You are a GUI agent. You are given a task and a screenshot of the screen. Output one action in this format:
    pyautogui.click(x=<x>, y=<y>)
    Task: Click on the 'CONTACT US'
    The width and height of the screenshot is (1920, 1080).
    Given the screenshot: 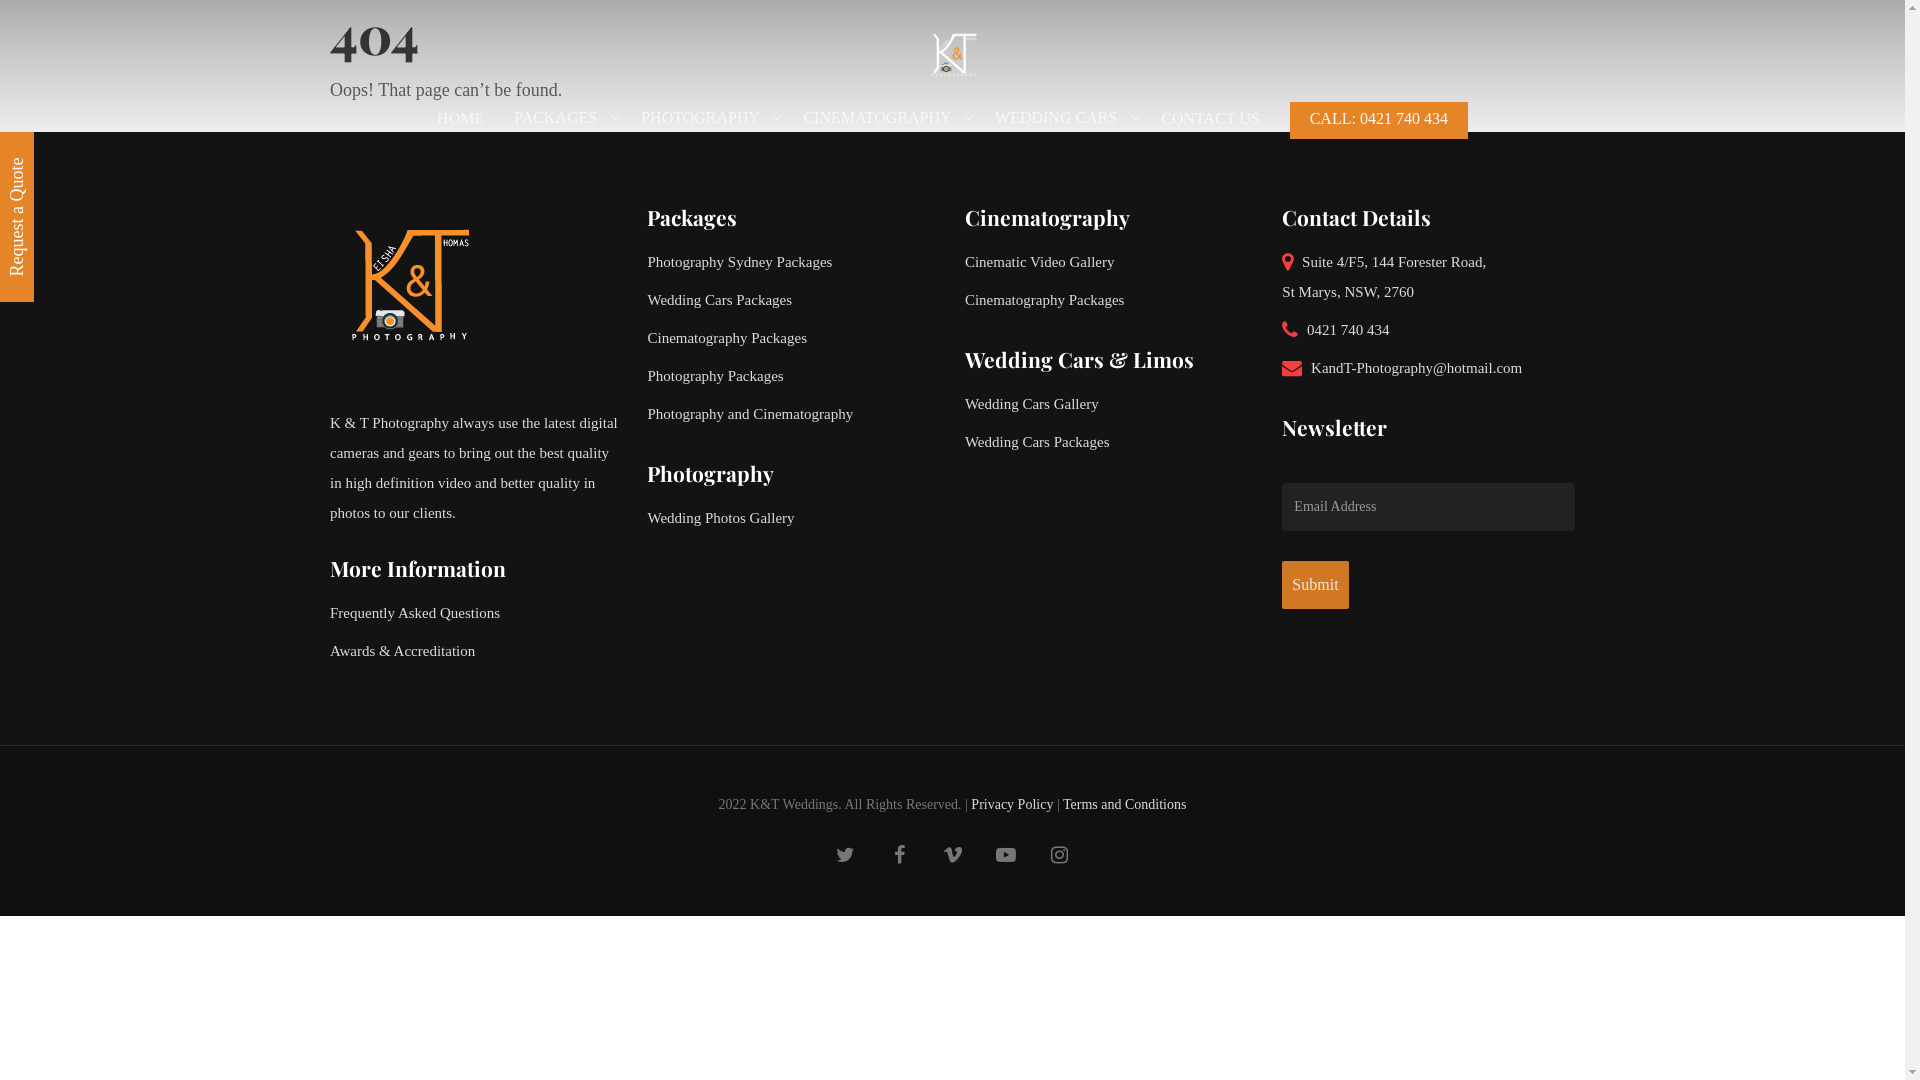 What is the action you would take?
    pyautogui.click(x=1161, y=128)
    